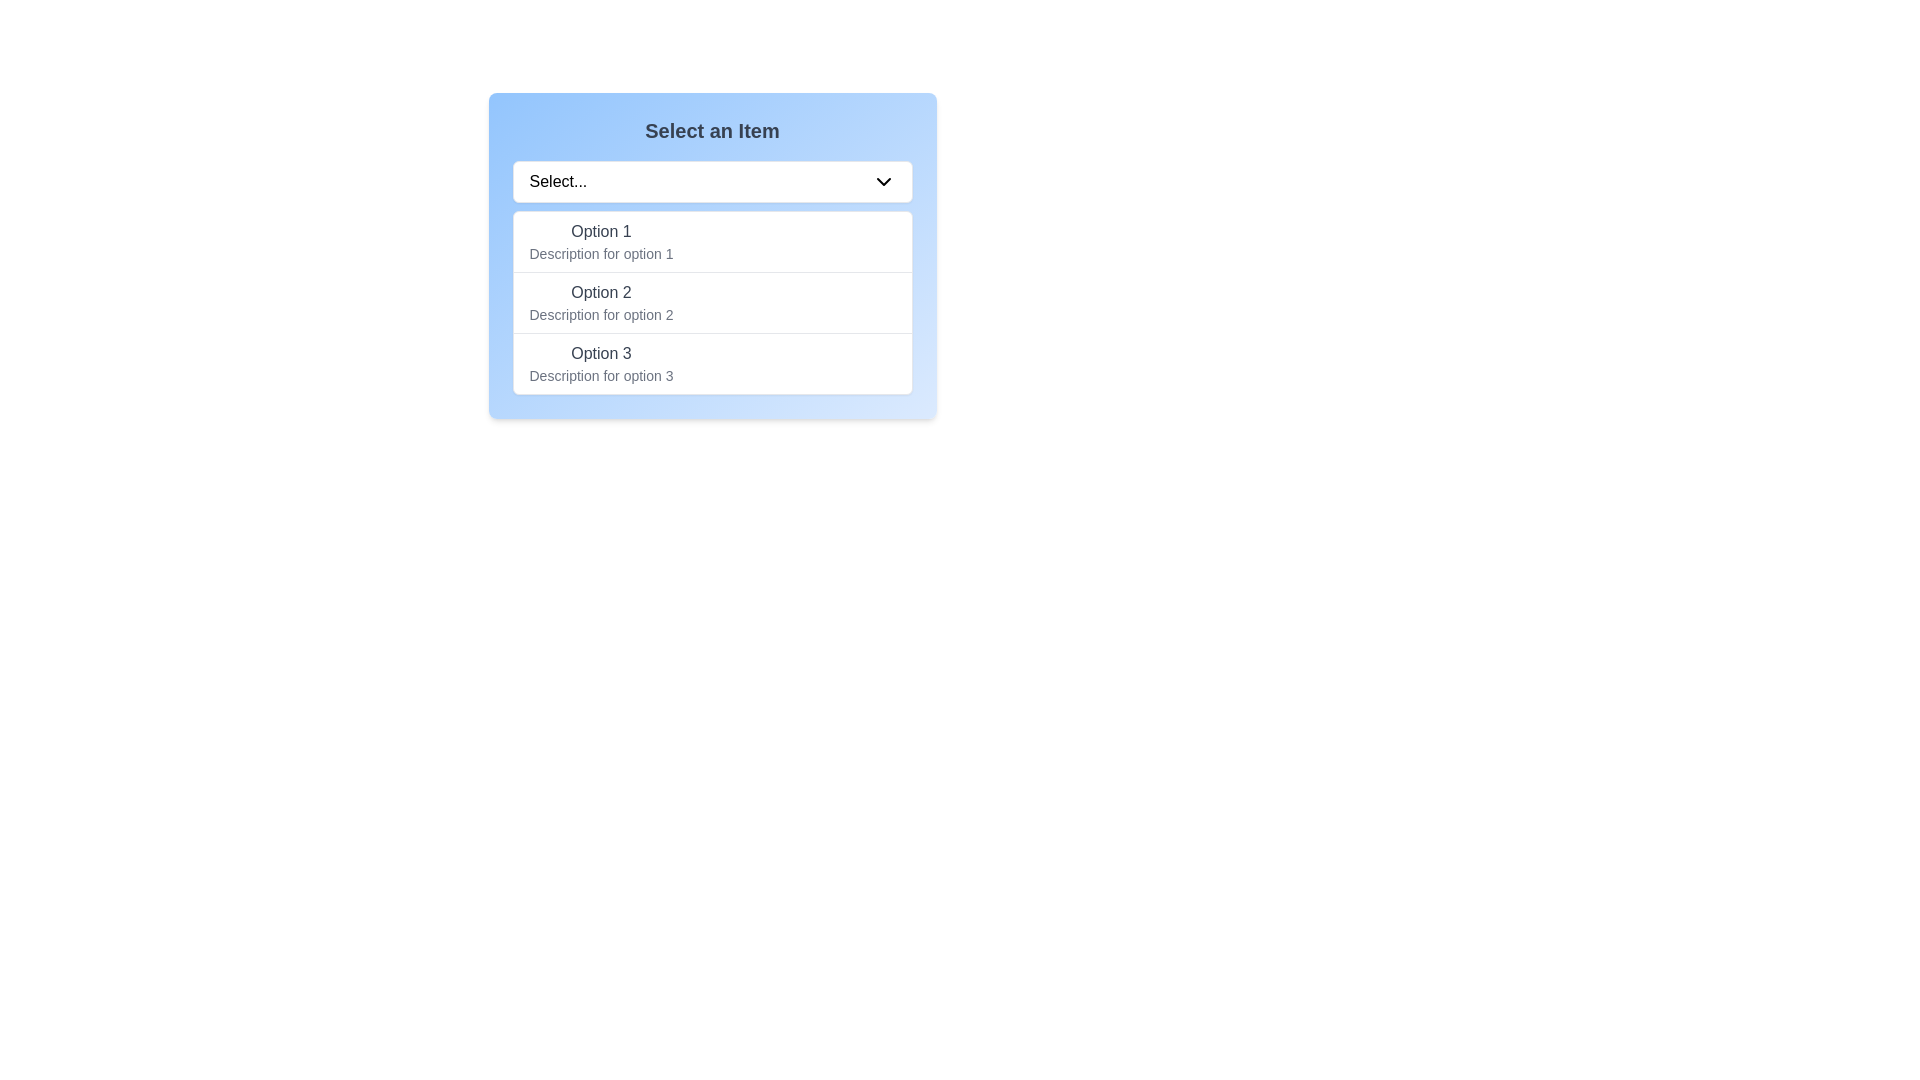 The height and width of the screenshot is (1080, 1920). What do you see at coordinates (712, 302) in the screenshot?
I see `the second option in the dropdown menu labeled 'Option 2'` at bounding box center [712, 302].